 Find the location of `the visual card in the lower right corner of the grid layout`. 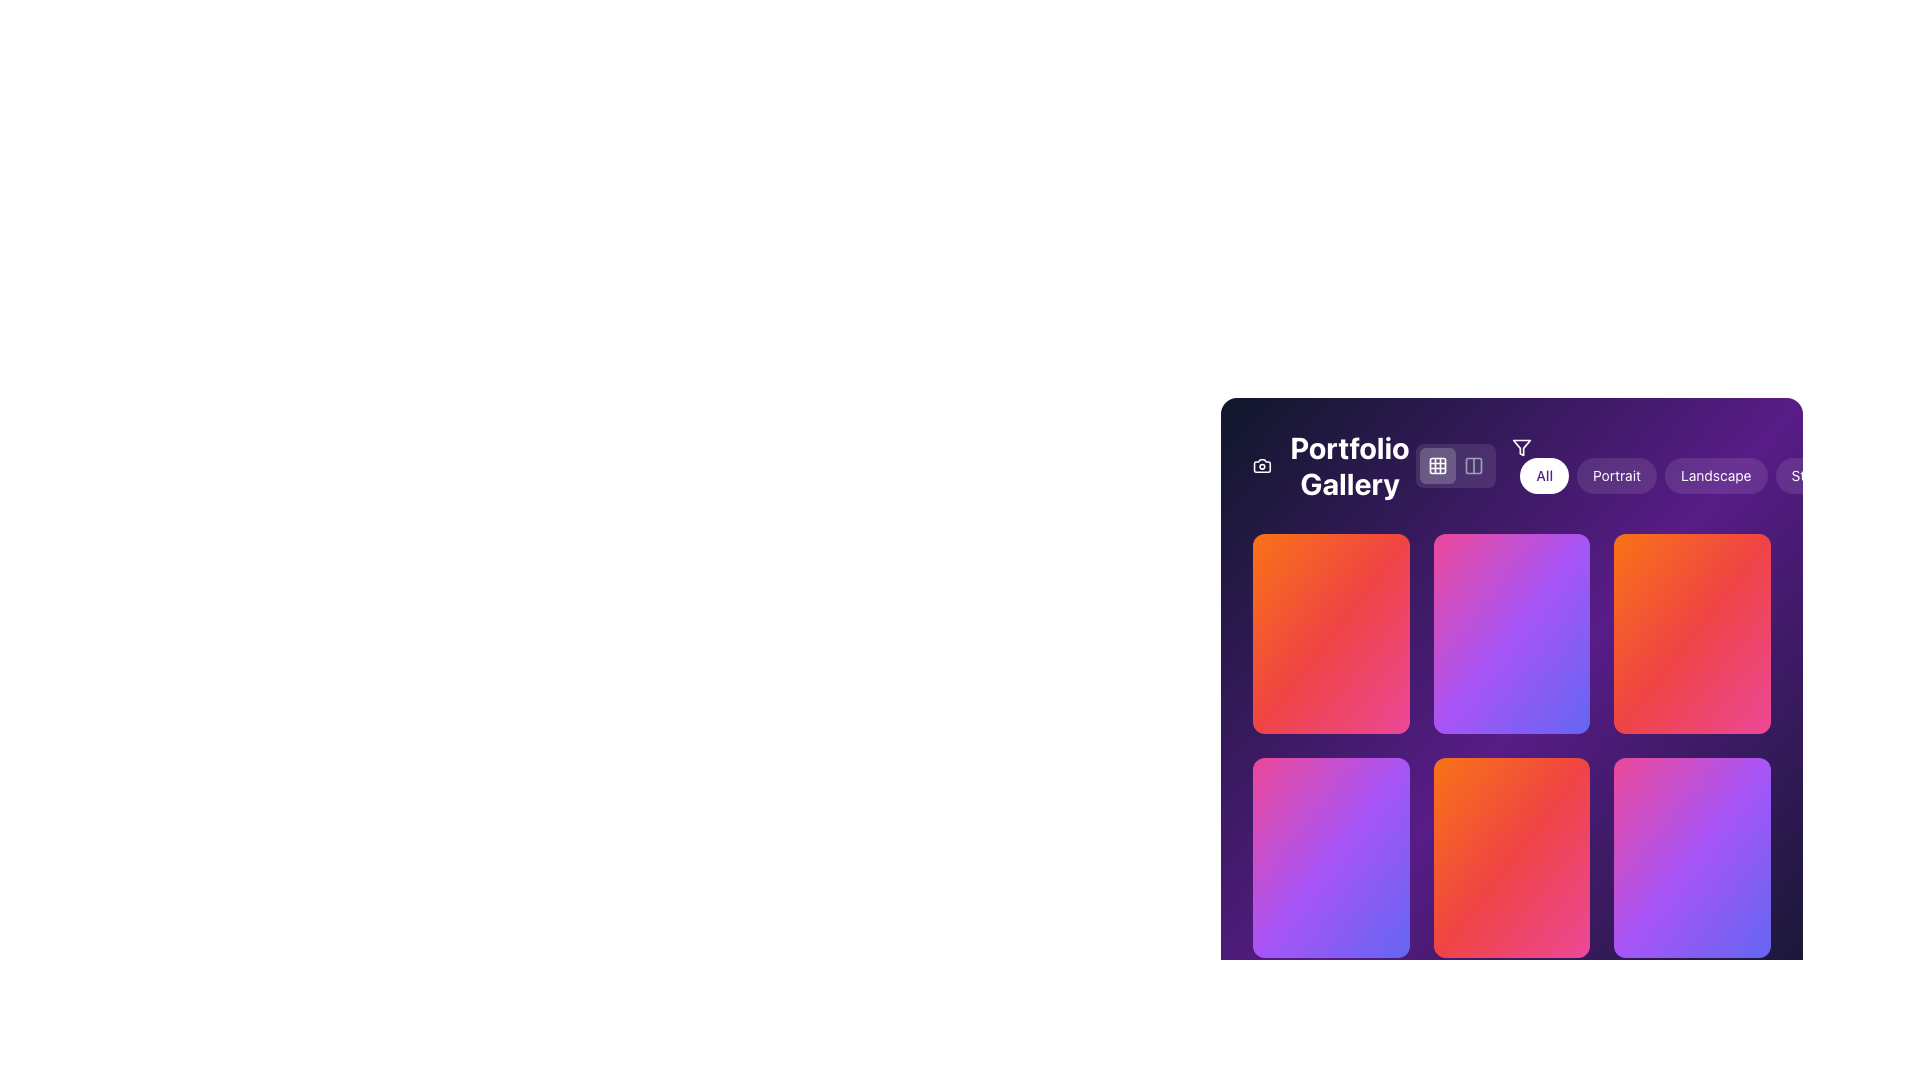

the visual card in the lower right corner of the grid layout is located at coordinates (1691, 907).